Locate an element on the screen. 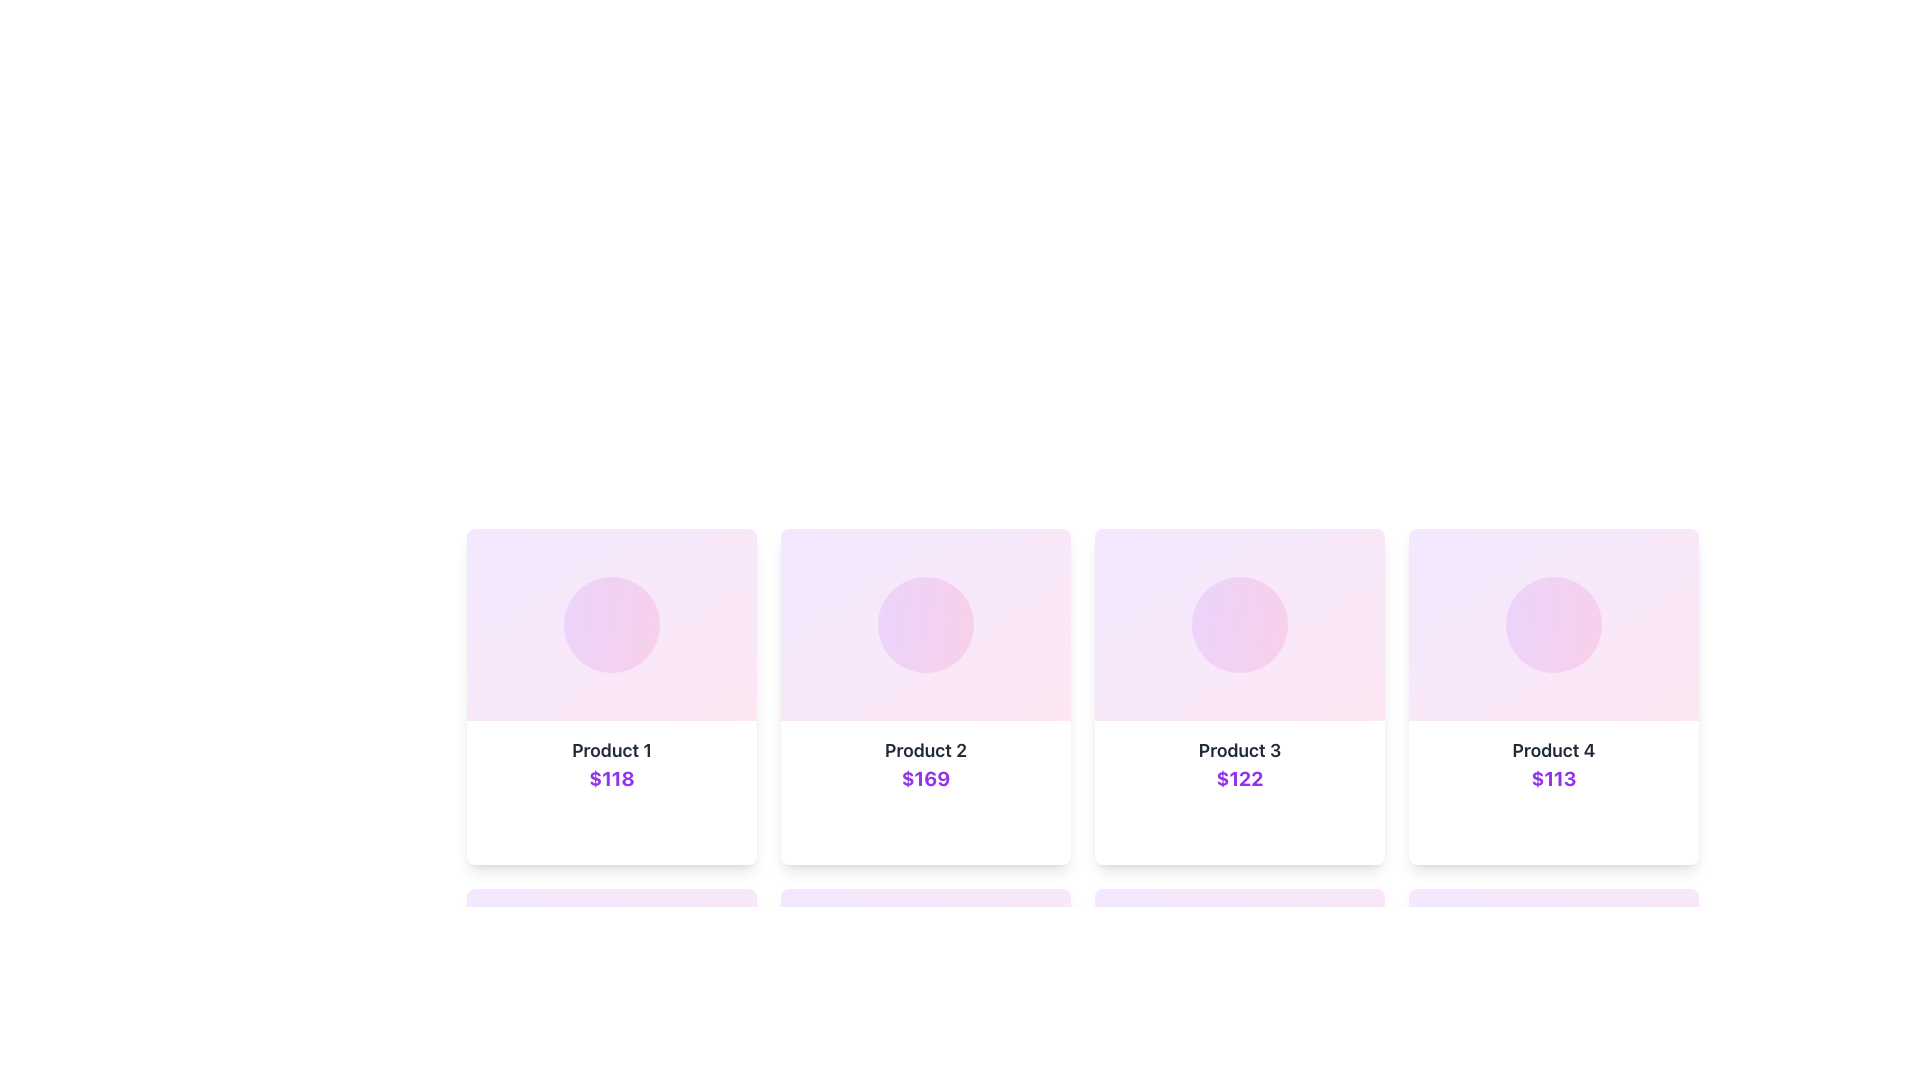 This screenshot has height=1080, width=1920. the static price label displaying the price of 'Product 1', located in the middle section of its product card is located at coordinates (610, 778).